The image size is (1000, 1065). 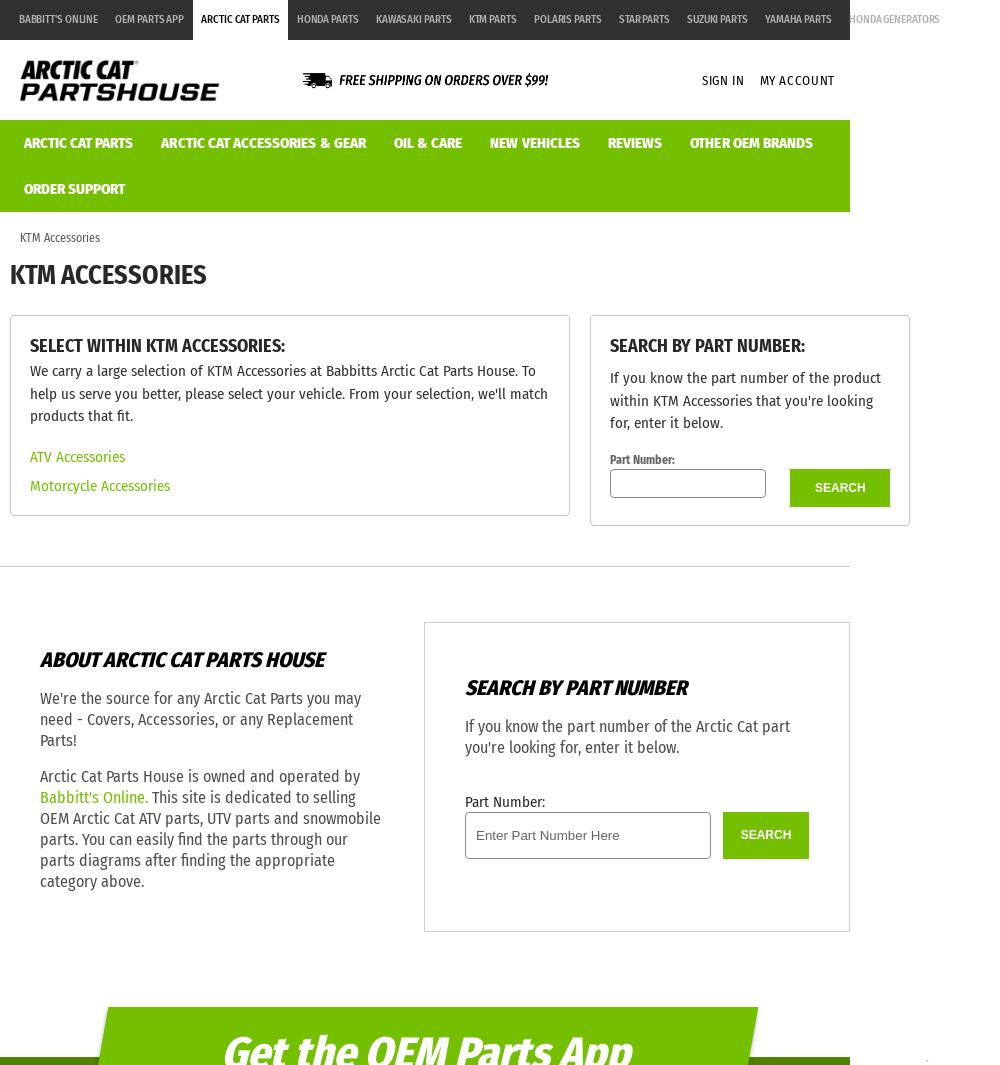 I want to click on 'KTM Parts', so click(x=467, y=18).